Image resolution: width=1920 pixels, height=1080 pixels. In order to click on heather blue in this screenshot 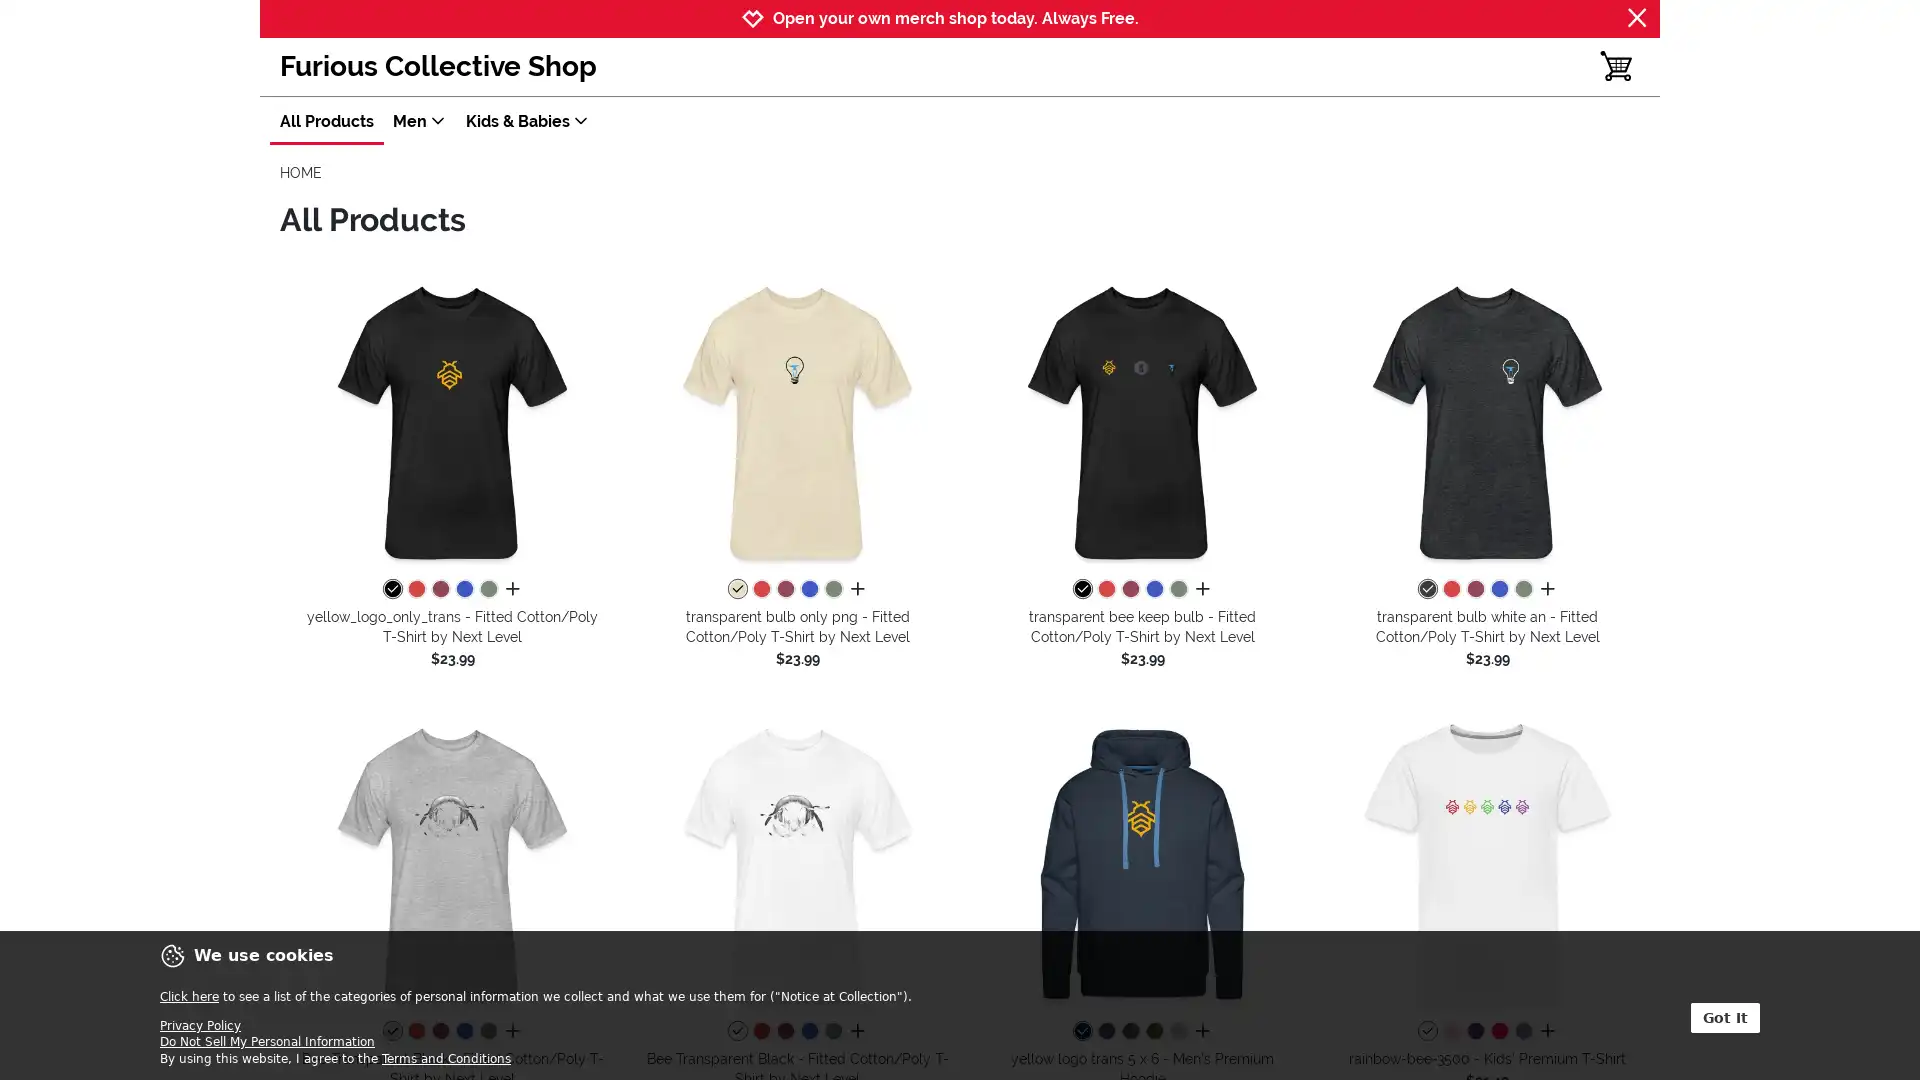, I will do `click(1521, 1032)`.